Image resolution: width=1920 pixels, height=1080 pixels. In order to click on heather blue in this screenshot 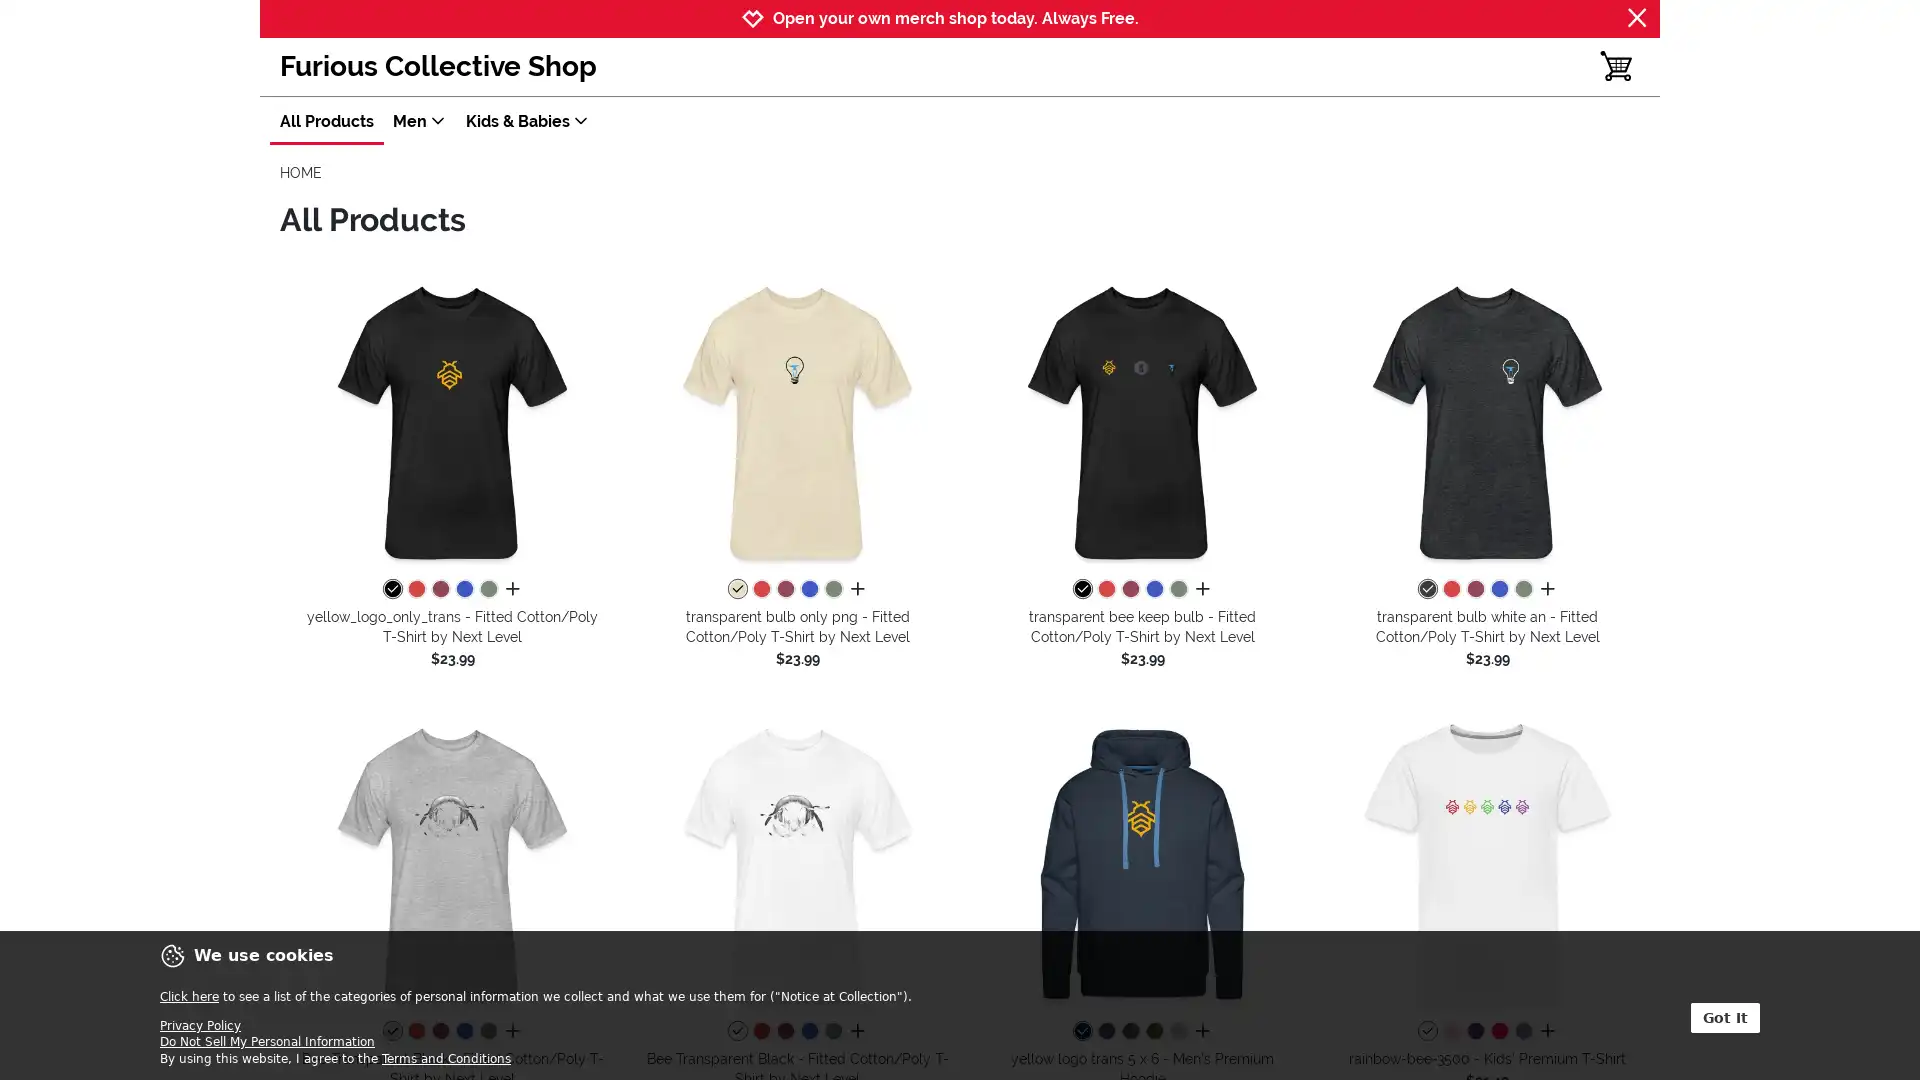, I will do `click(1521, 1032)`.